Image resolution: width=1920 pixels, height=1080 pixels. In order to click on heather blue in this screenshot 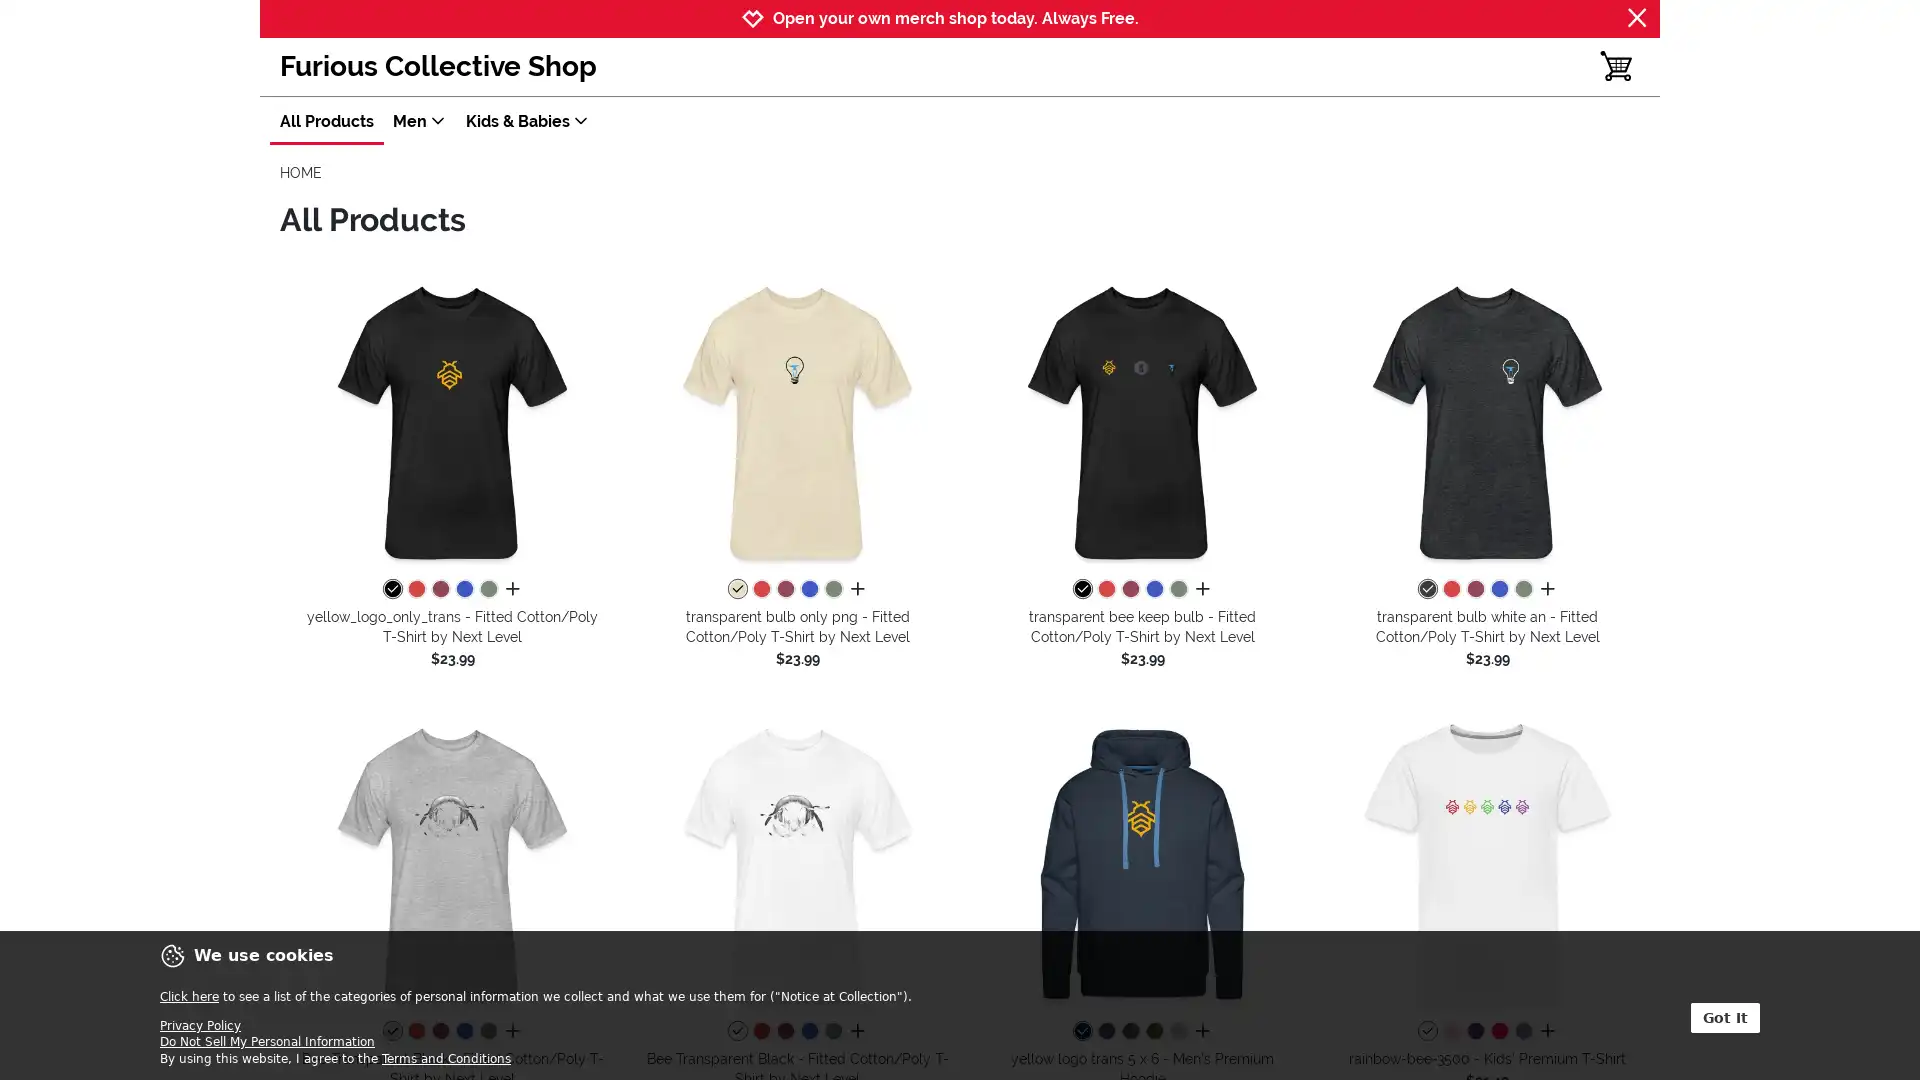, I will do `click(1521, 1032)`.